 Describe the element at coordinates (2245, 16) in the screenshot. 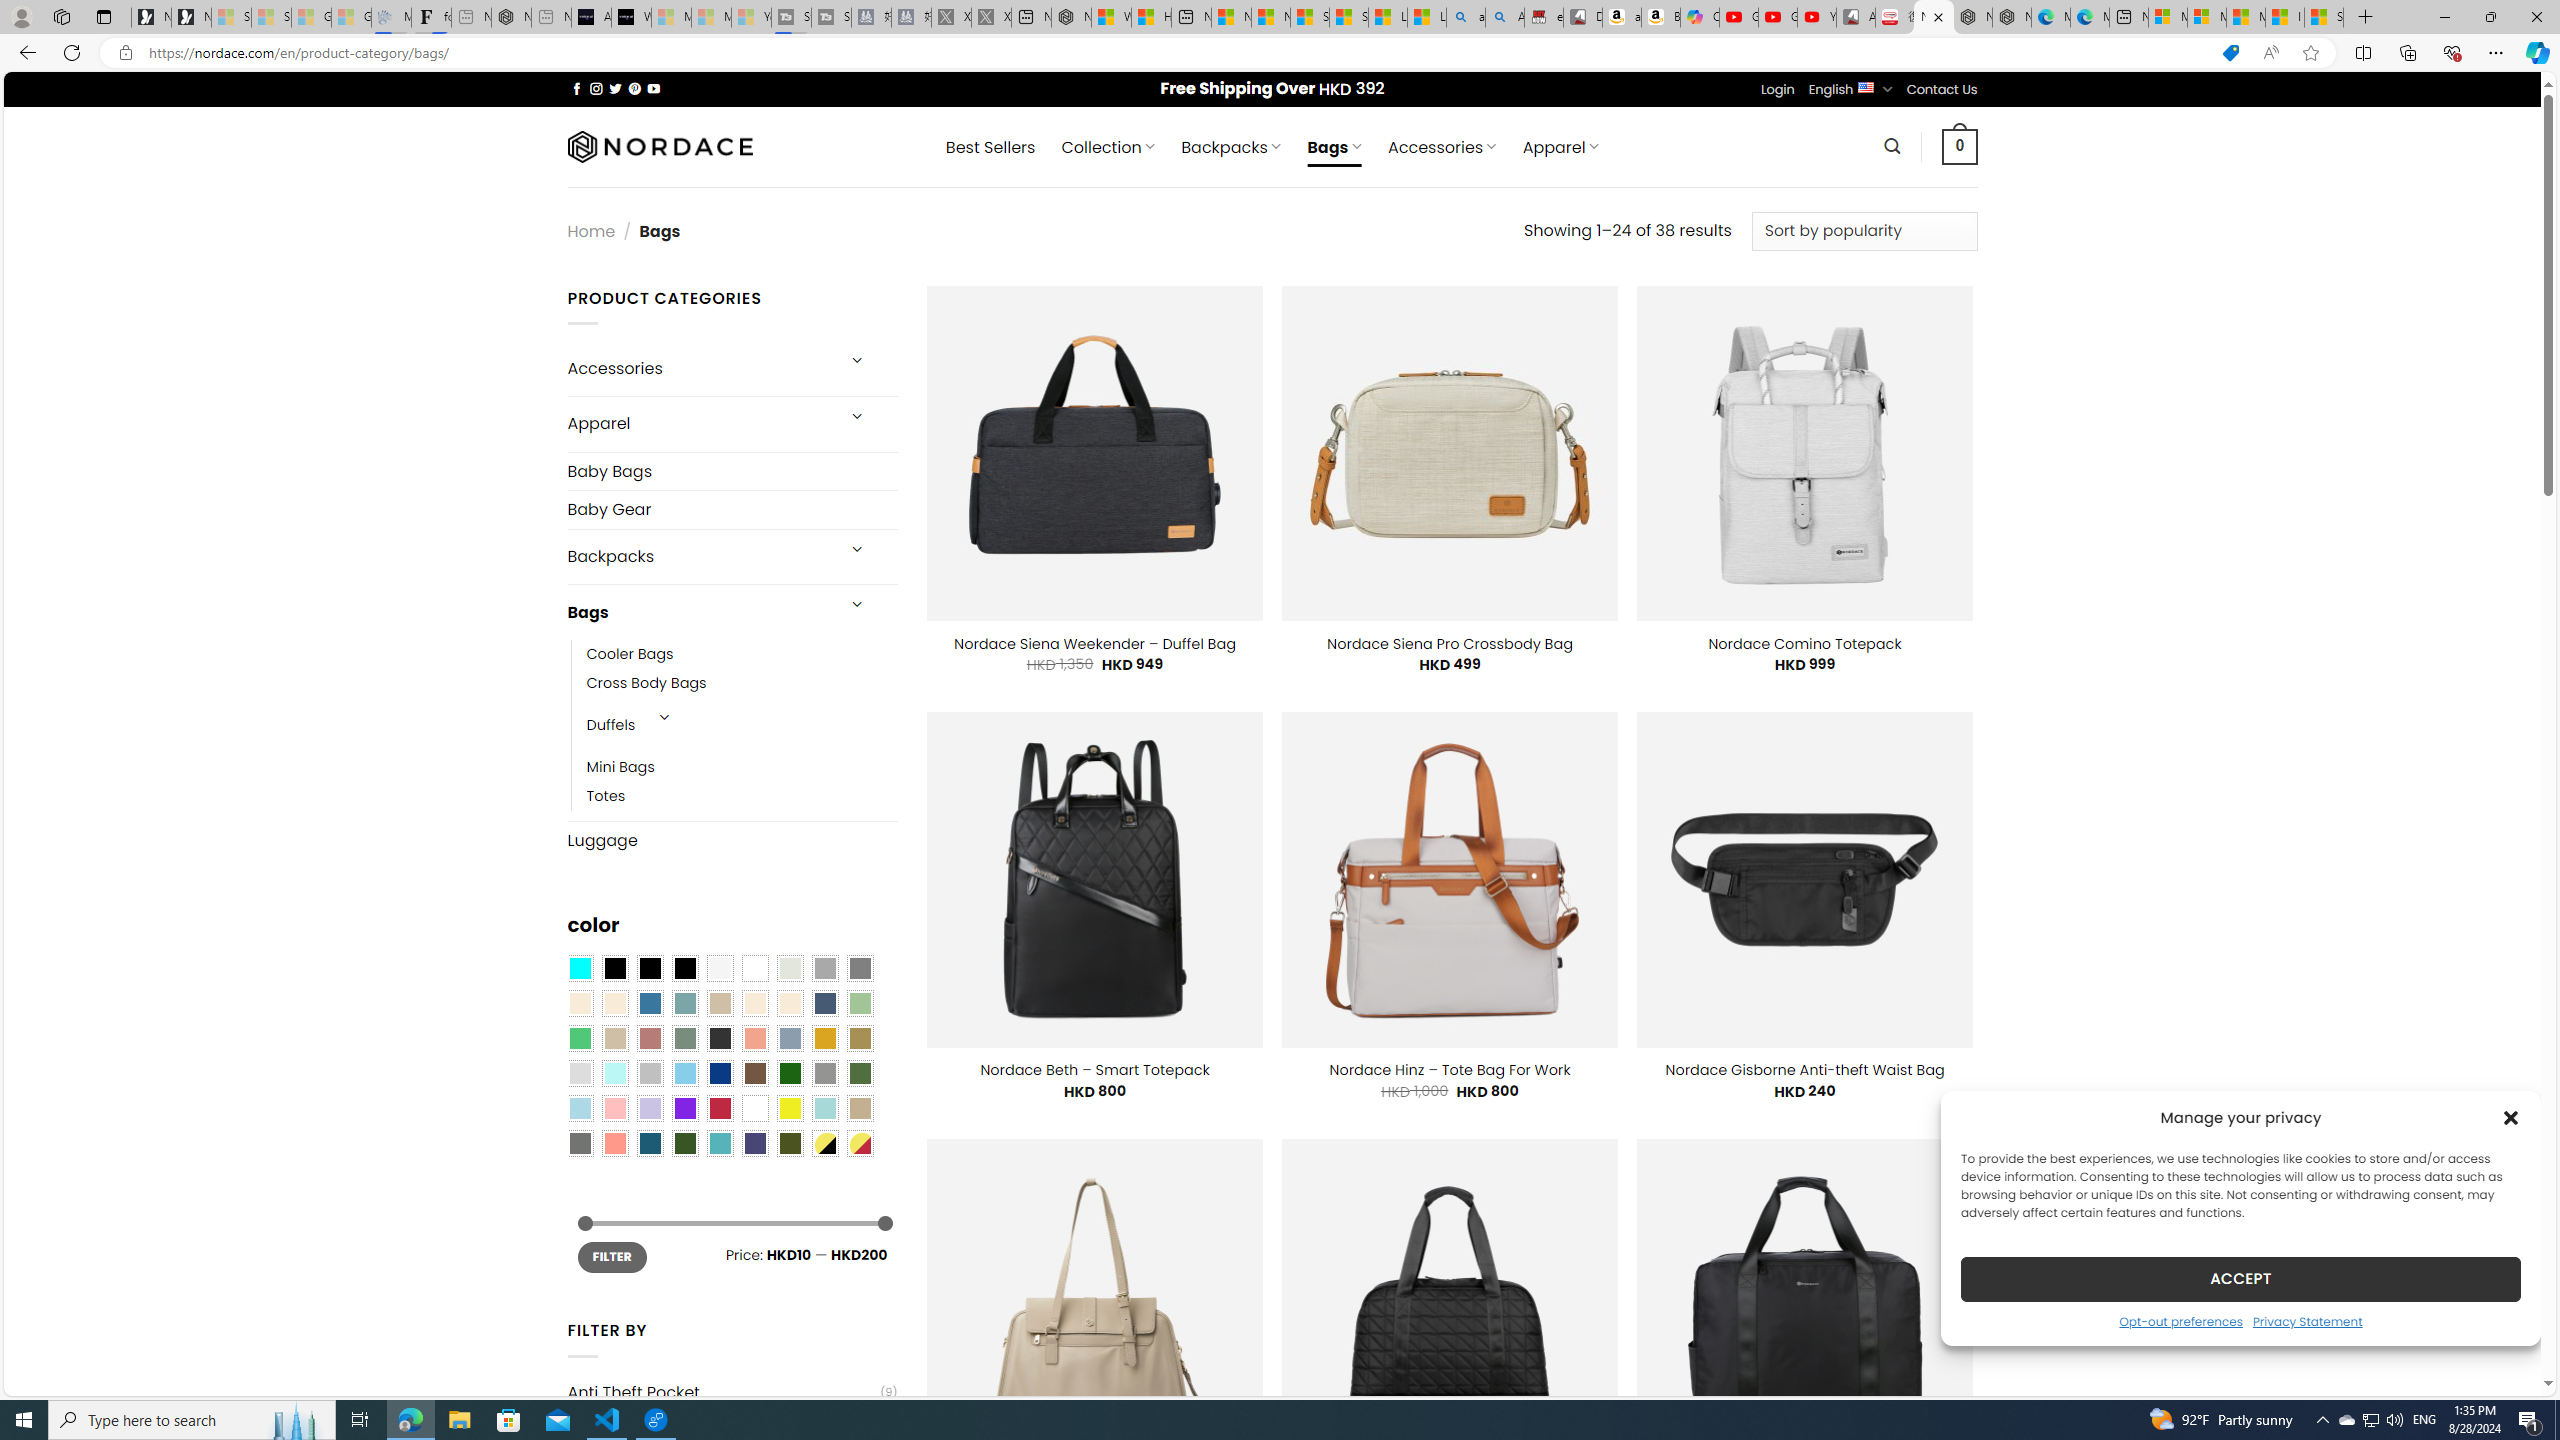

I see `'Microsoft Start'` at that location.